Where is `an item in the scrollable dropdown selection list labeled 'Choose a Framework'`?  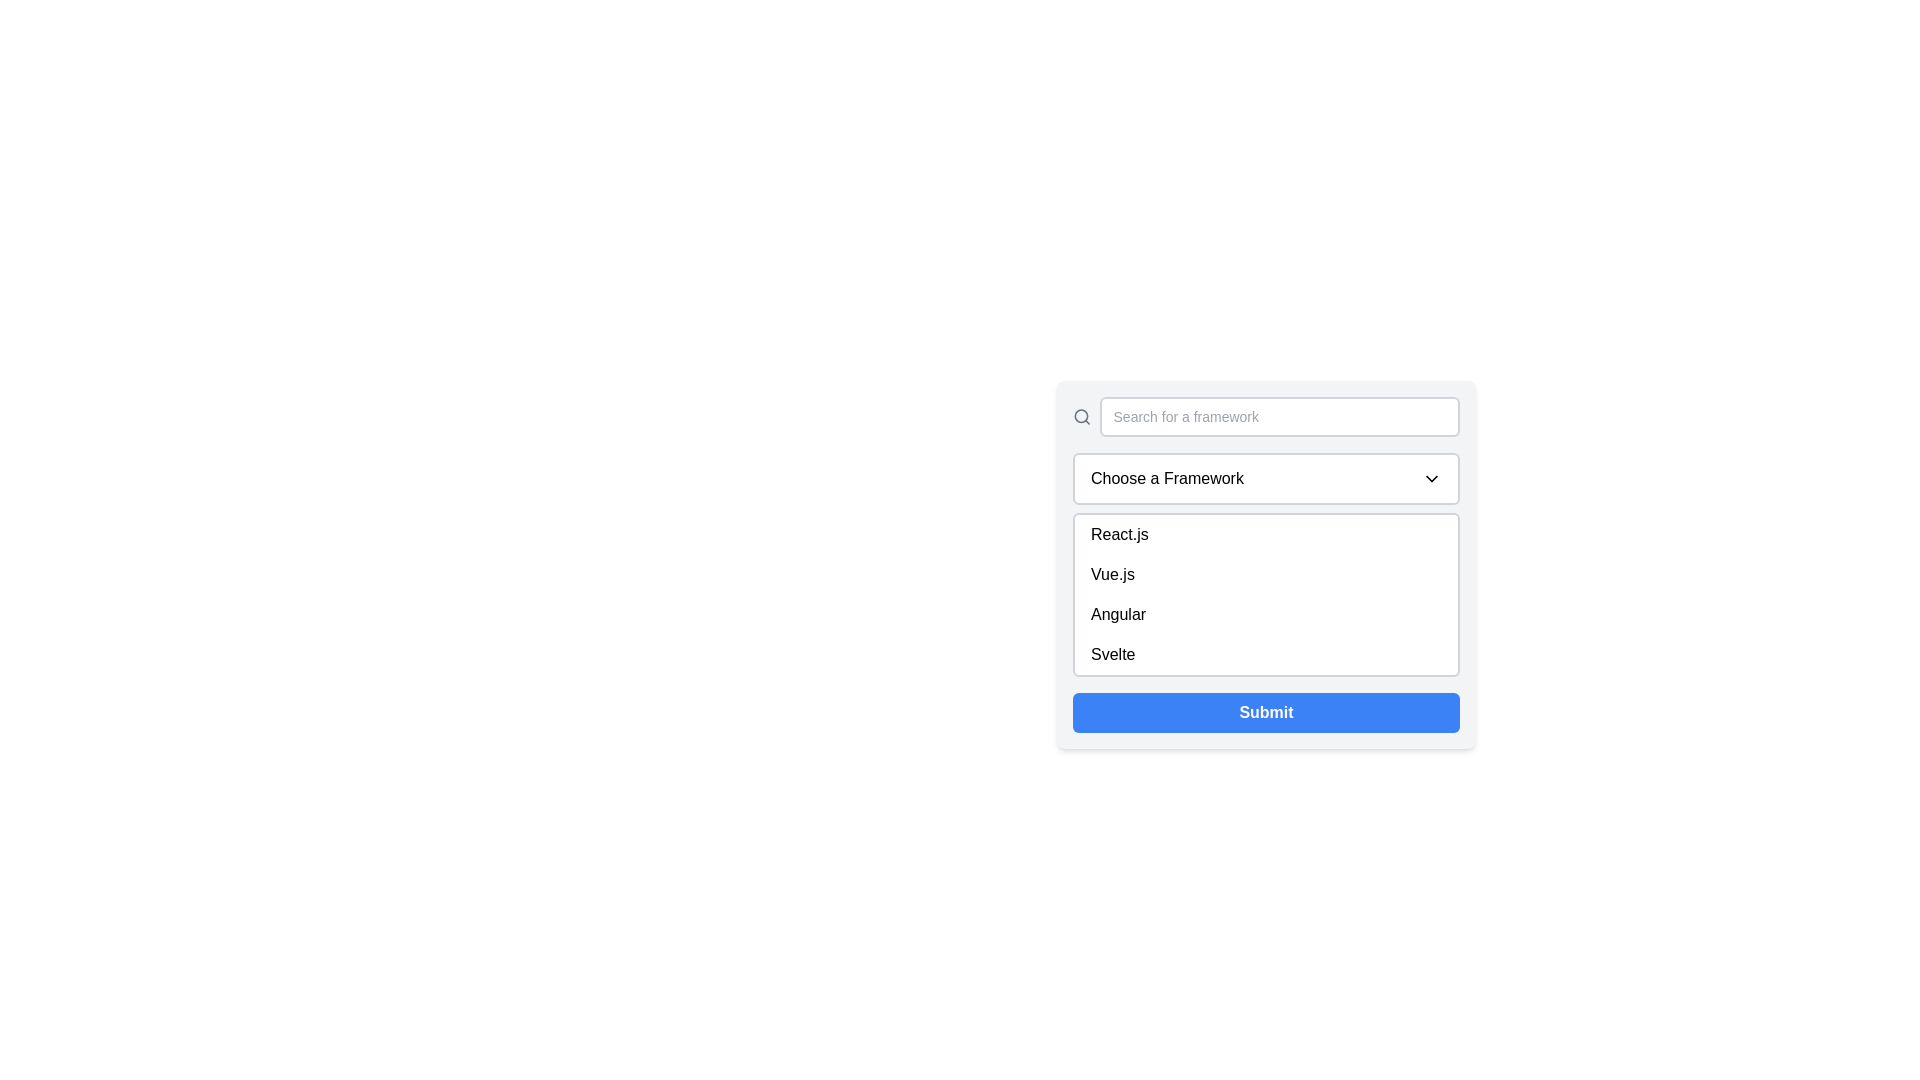
an item in the scrollable dropdown selection list labeled 'Choose a Framework' is located at coordinates (1265, 593).